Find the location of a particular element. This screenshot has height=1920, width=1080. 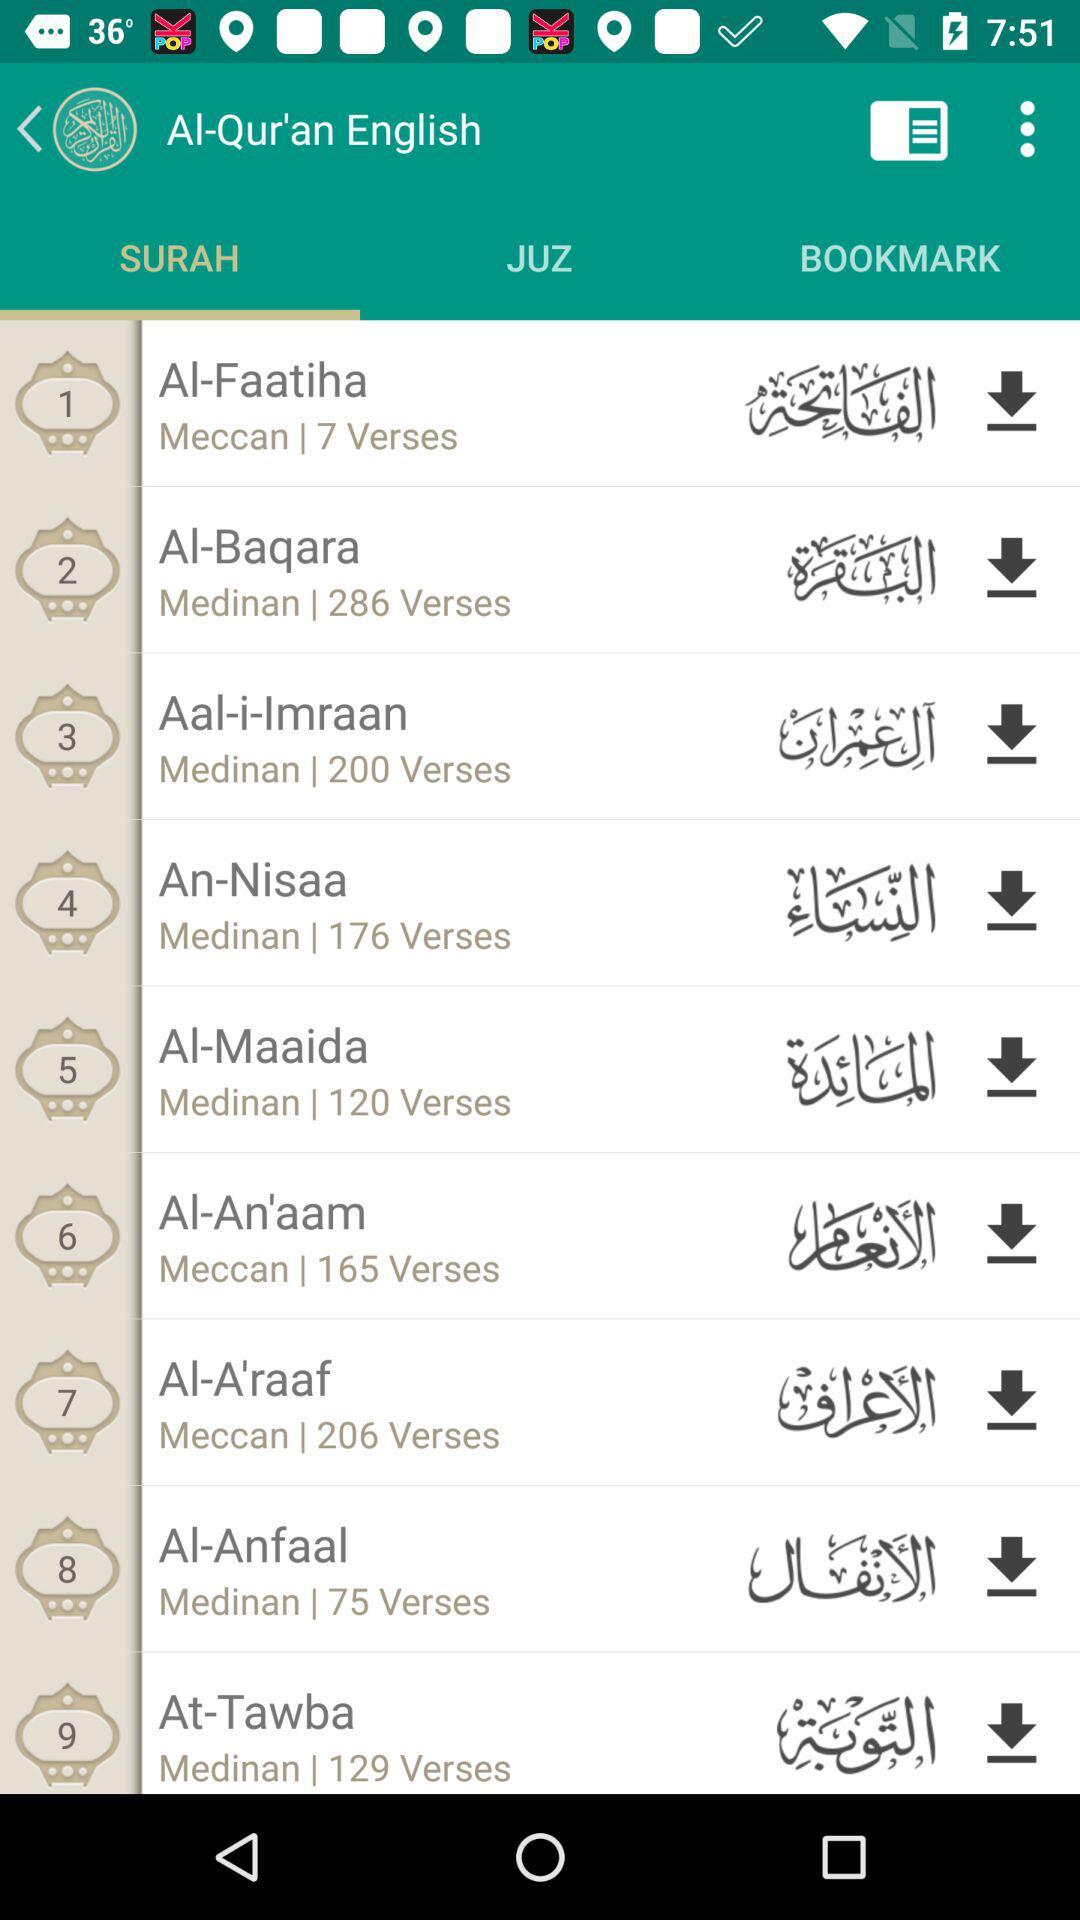

previous is located at coordinates (75, 127).